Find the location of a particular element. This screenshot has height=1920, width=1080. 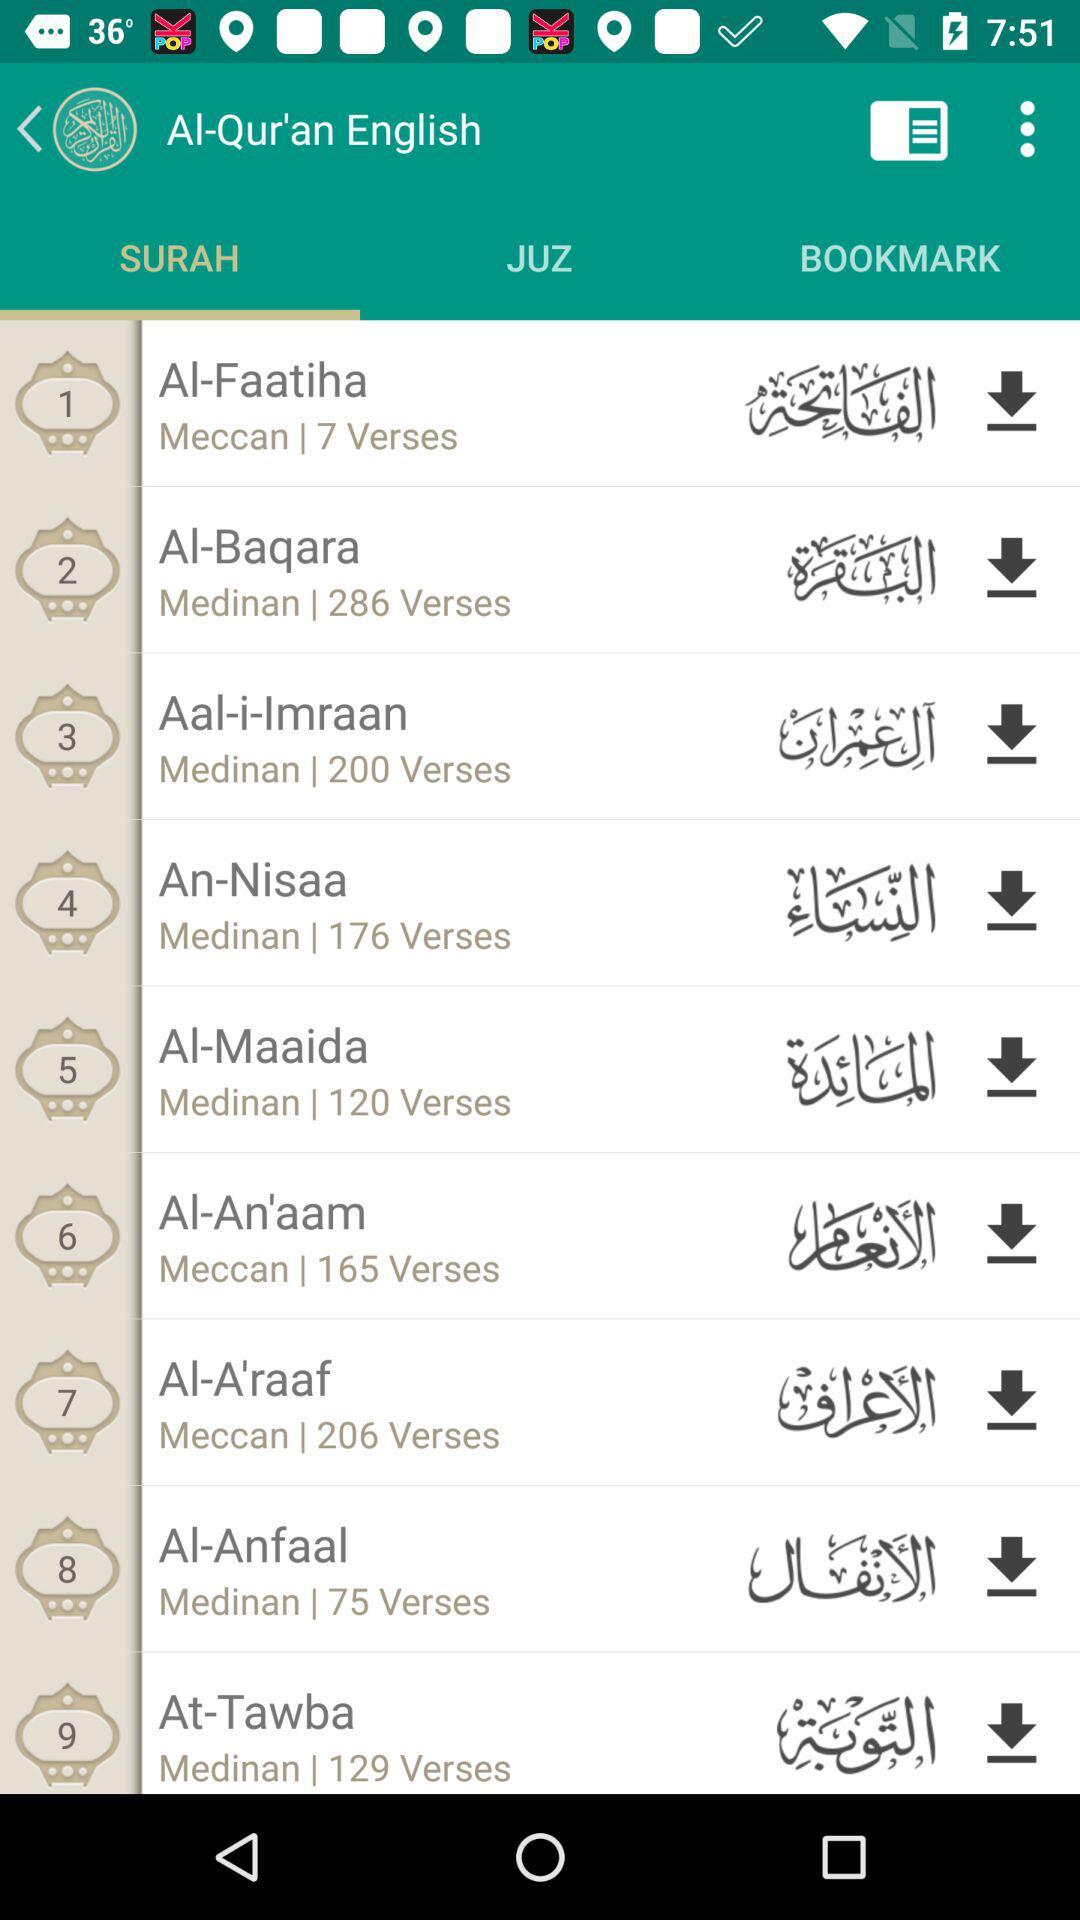

previous is located at coordinates (75, 127).